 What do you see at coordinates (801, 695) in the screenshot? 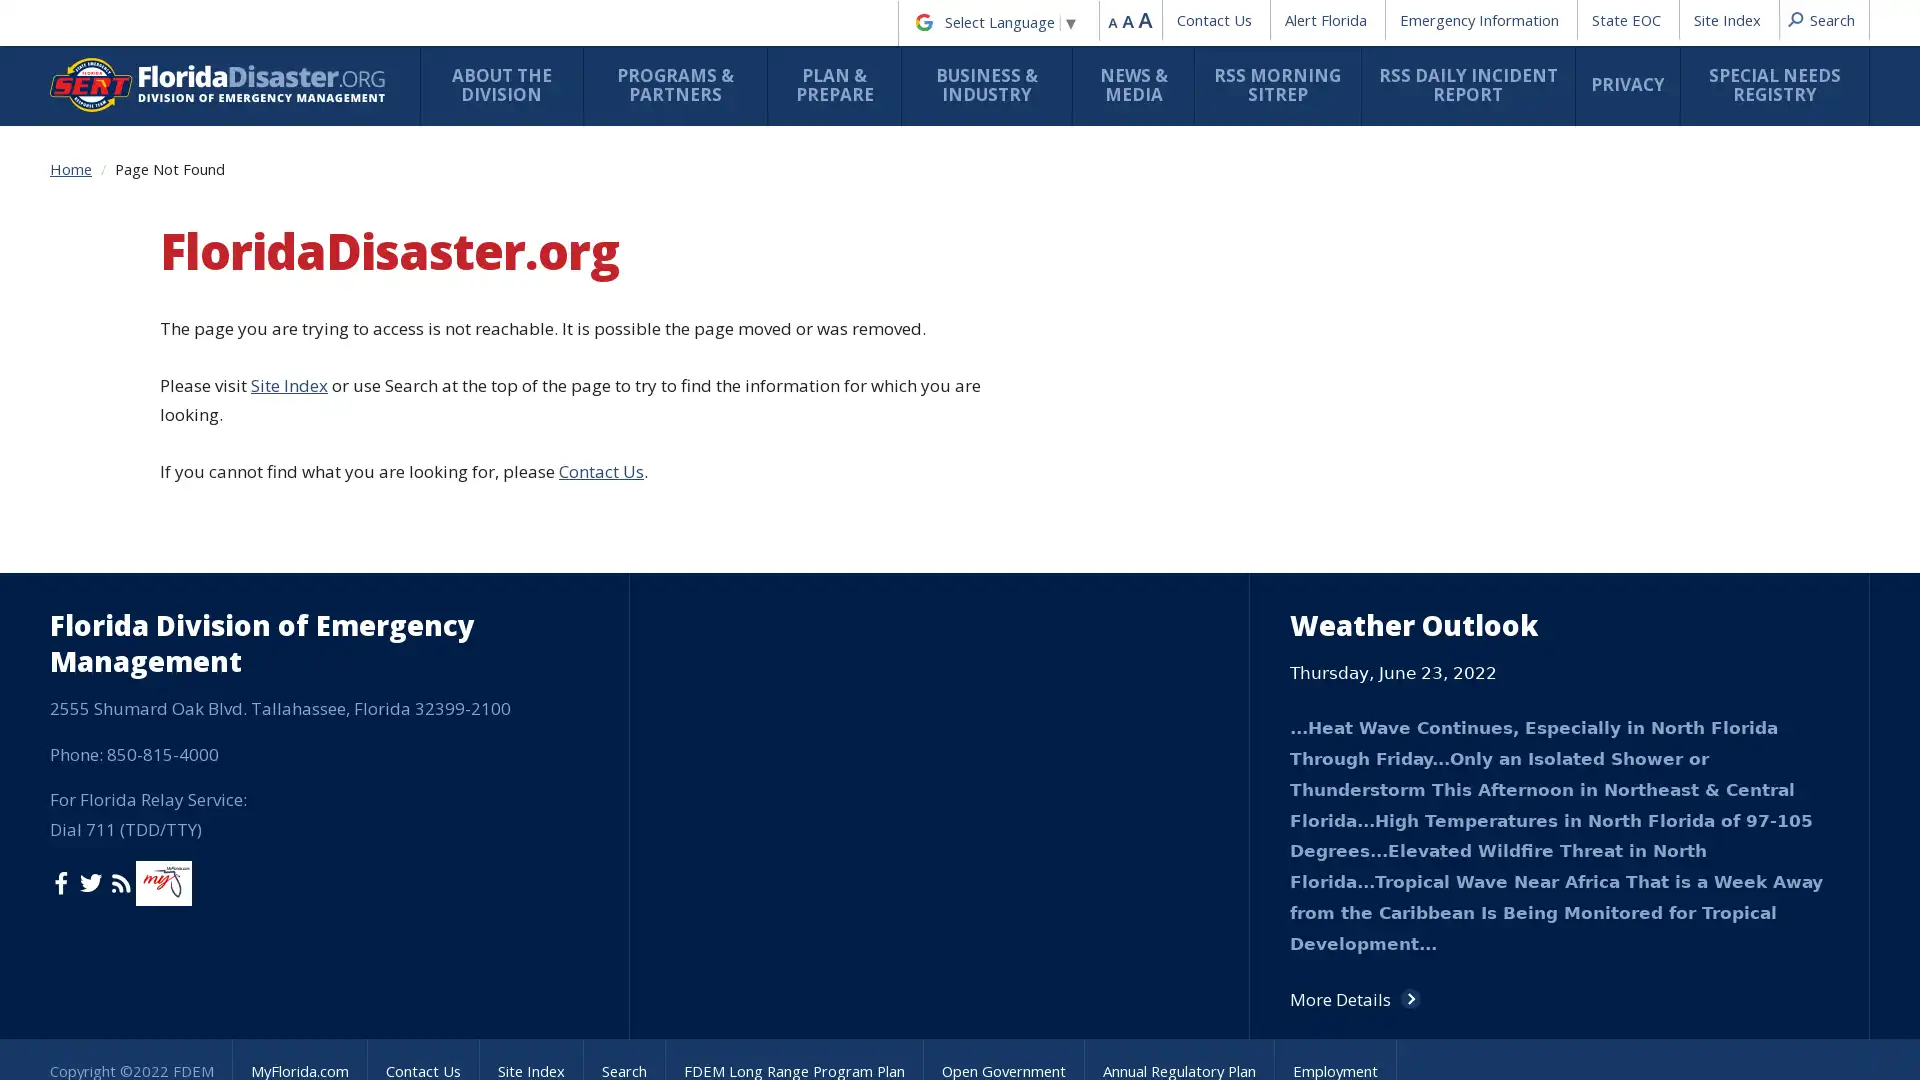
I see `Toggle More` at bounding box center [801, 695].